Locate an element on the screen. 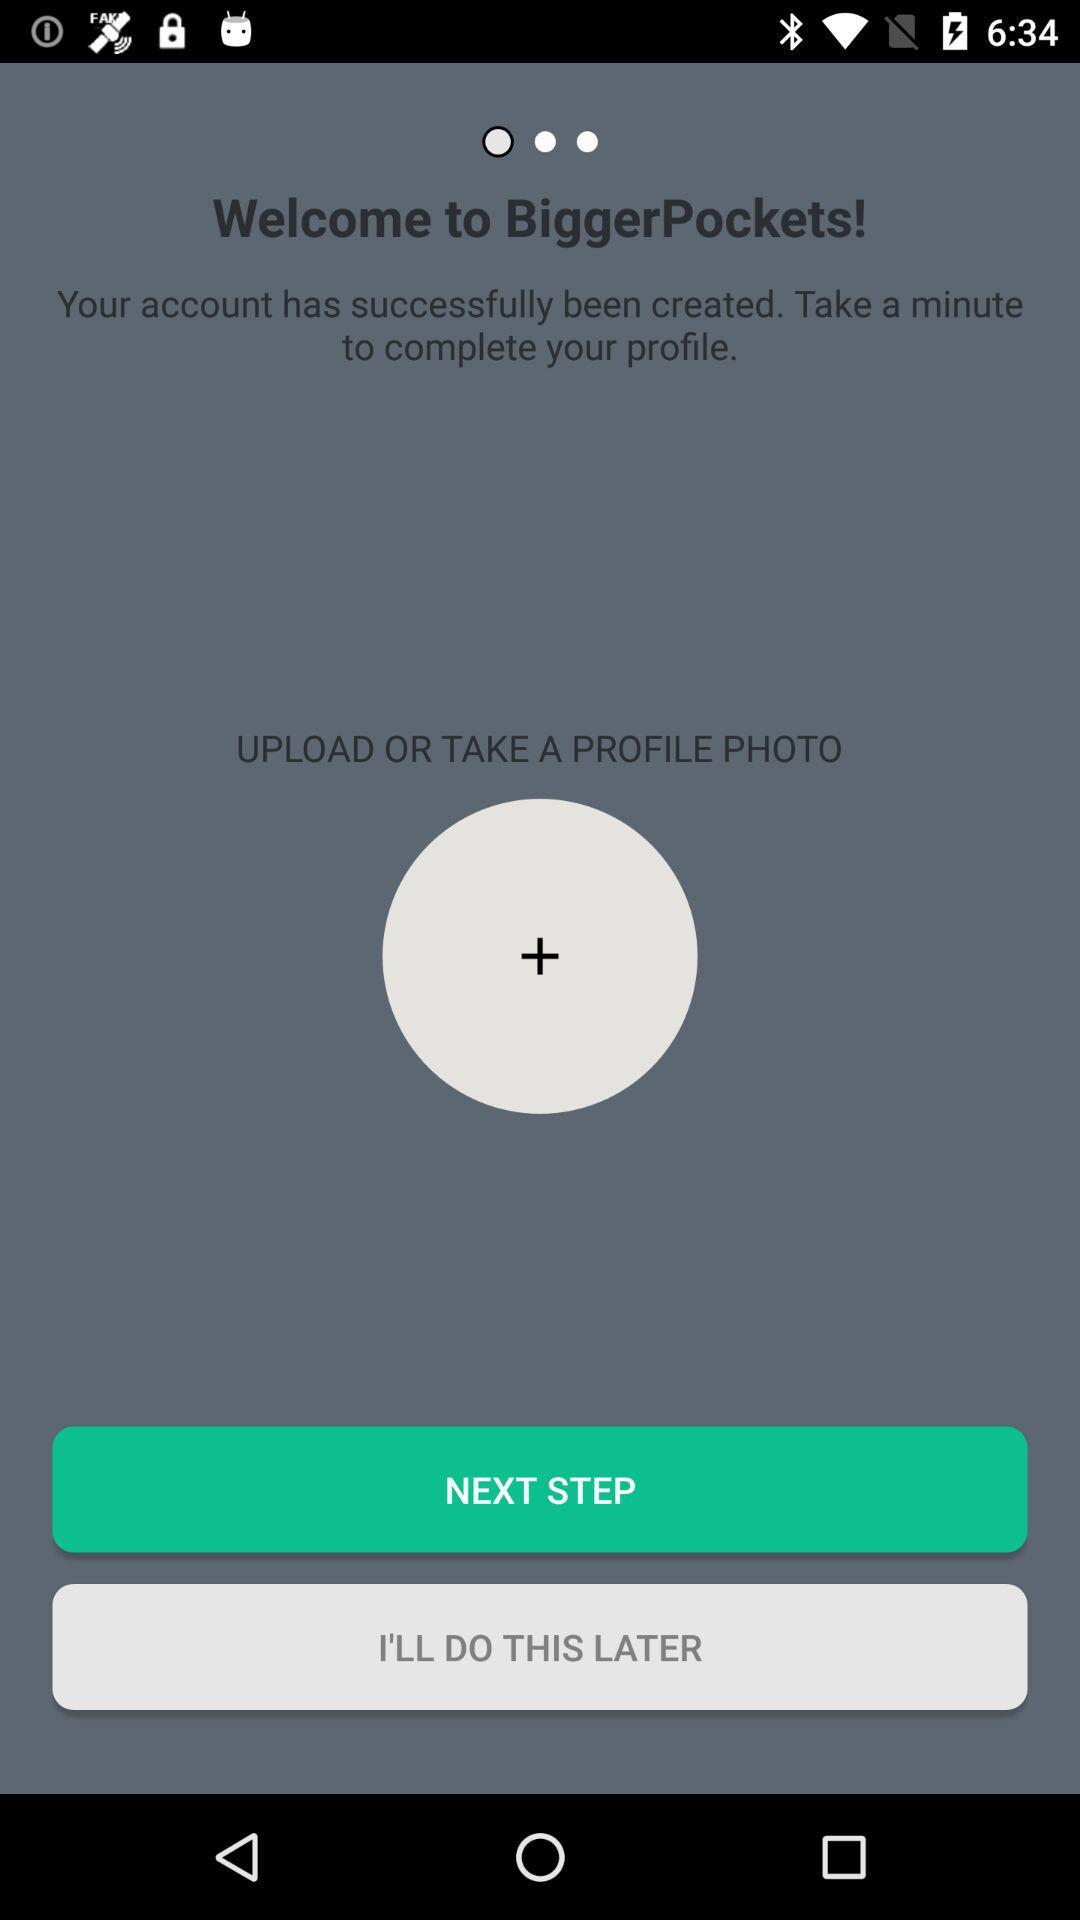 Image resolution: width=1080 pixels, height=1920 pixels. item below next step item is located at coordinates (540, 1646).